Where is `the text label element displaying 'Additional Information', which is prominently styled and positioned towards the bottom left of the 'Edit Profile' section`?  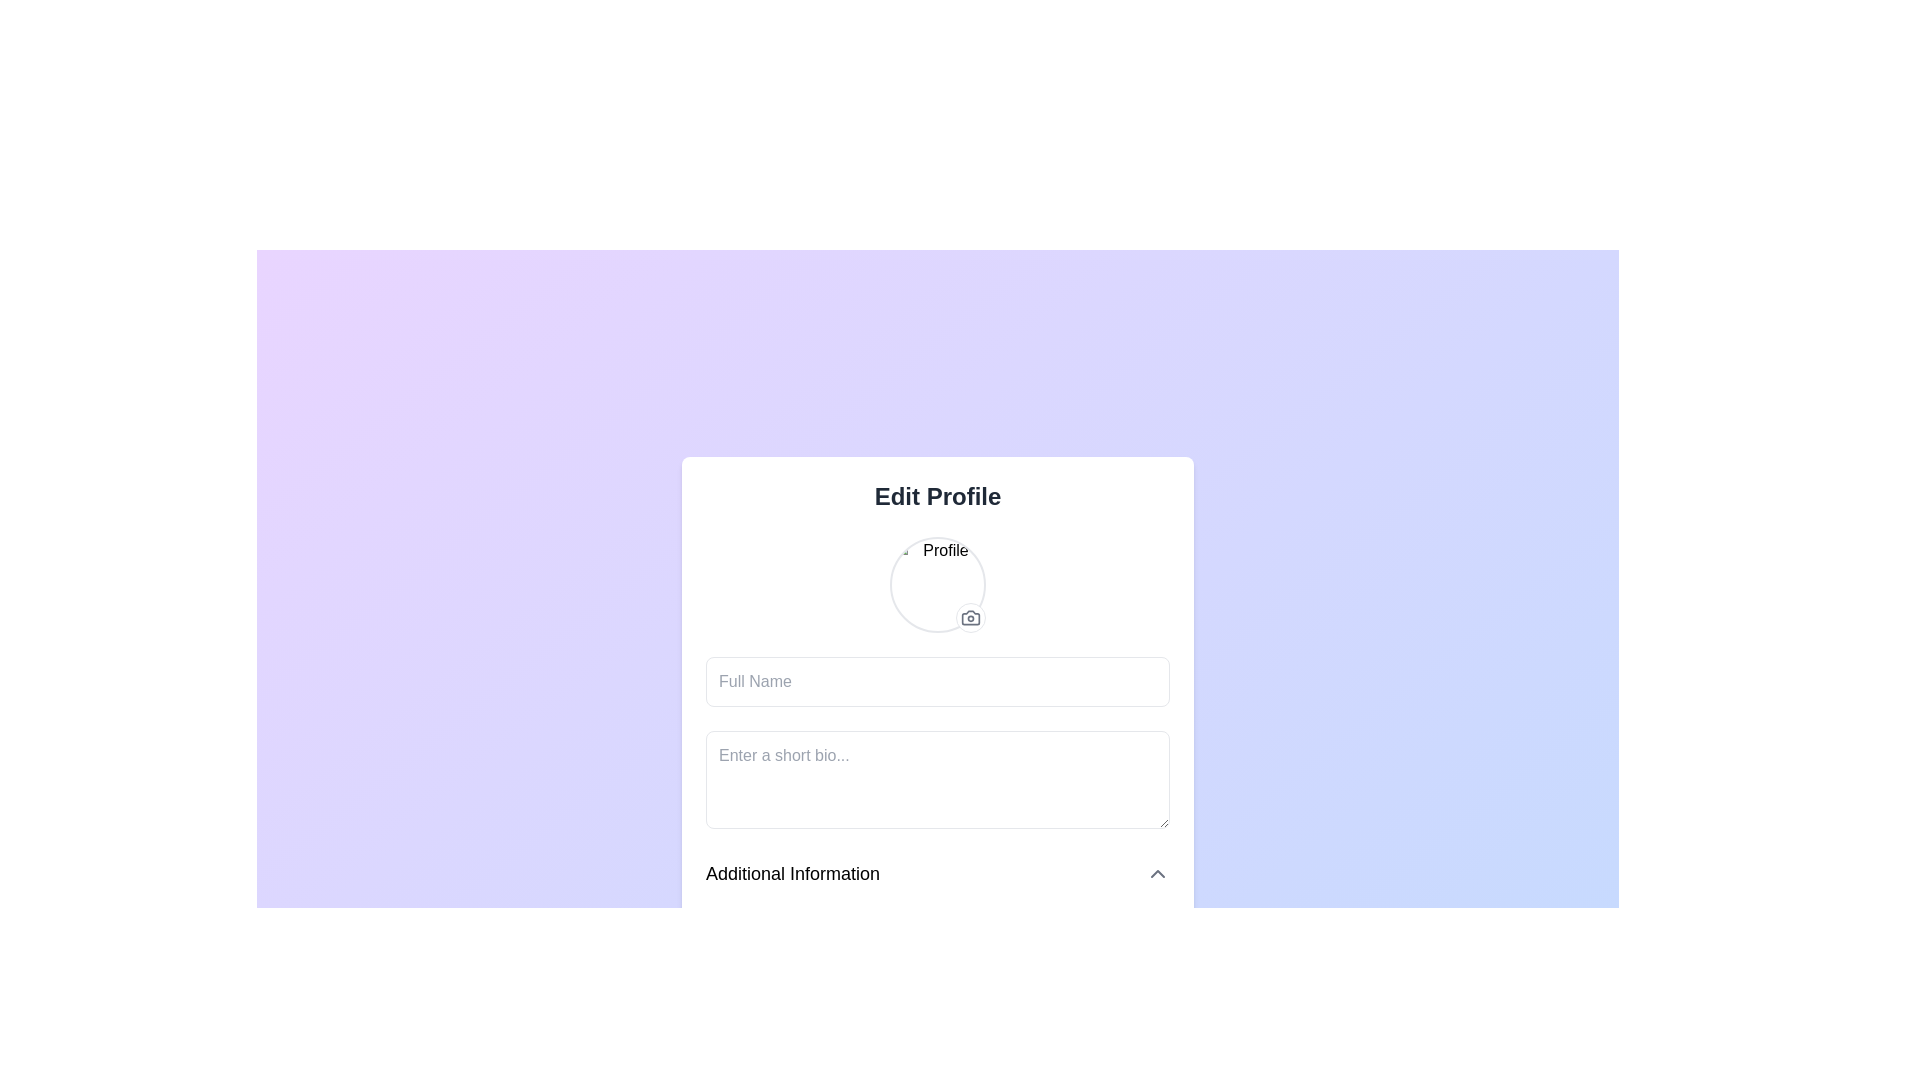 the text label element displaying 'Additional Information', which is prominently styled and positioned towards the bottom left of the 'Edit Profile' section is located at coordinates (791, 872).